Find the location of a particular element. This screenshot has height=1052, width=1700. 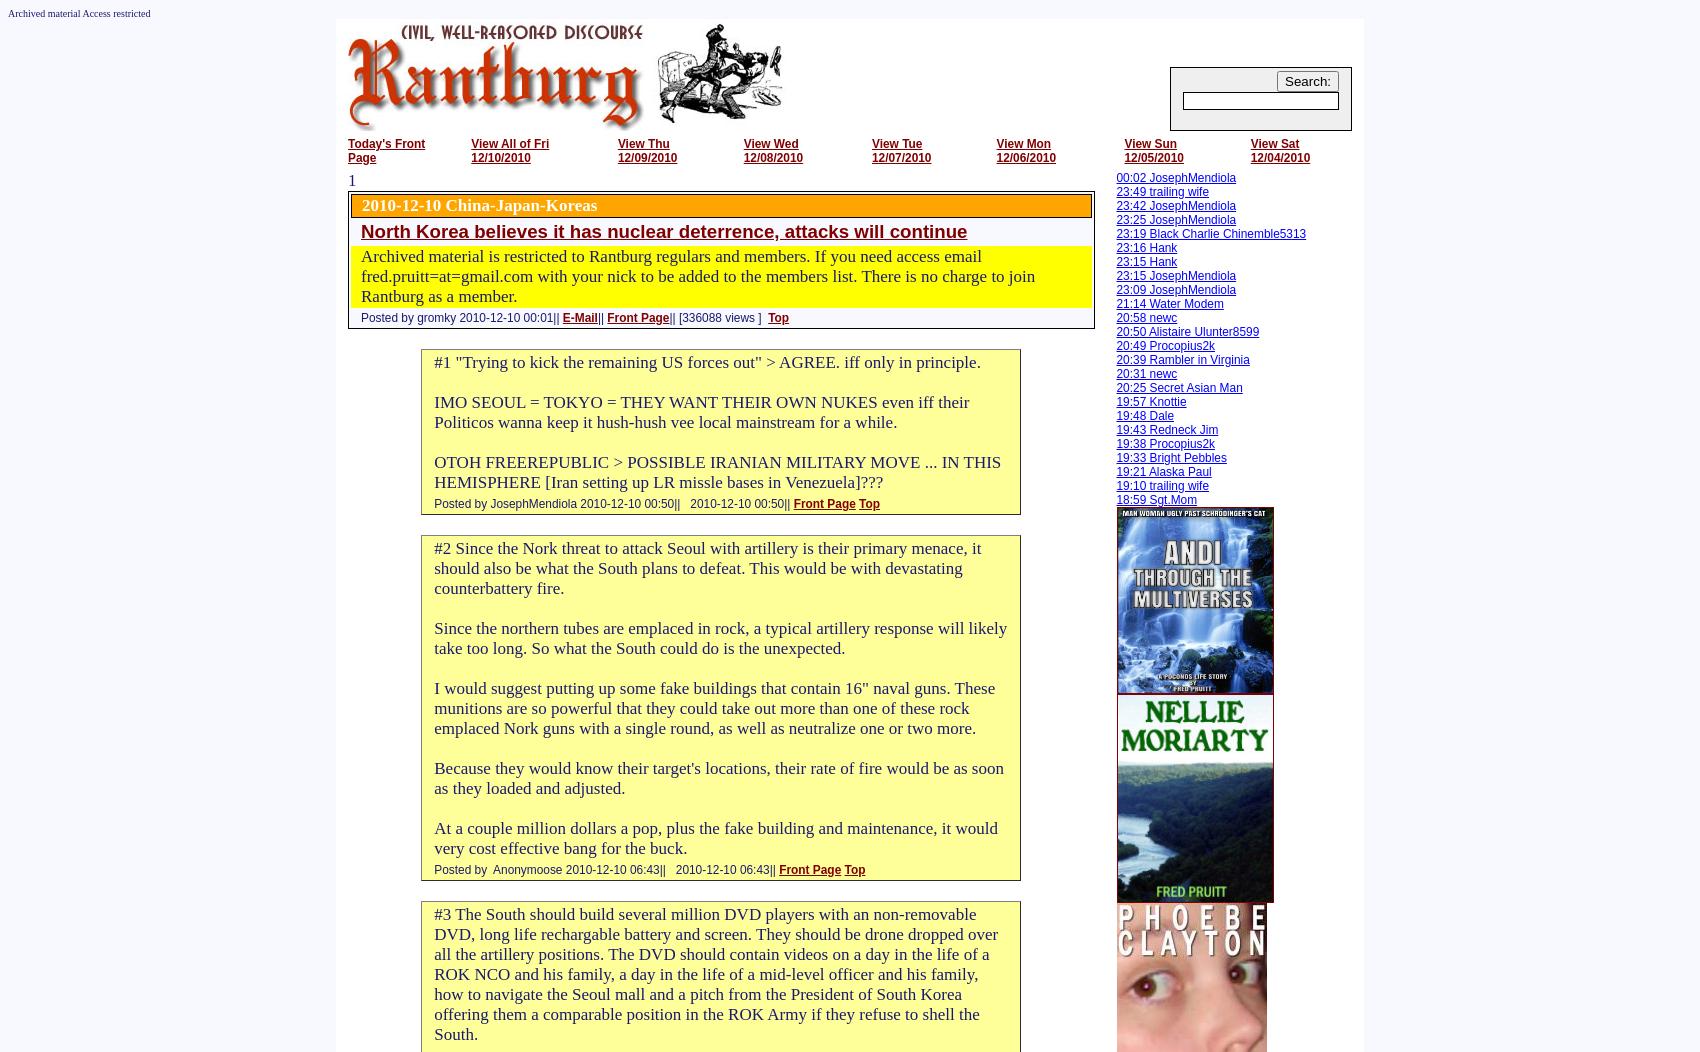

'View Wed 12/08/2010' is located at coordinates (771, 149).